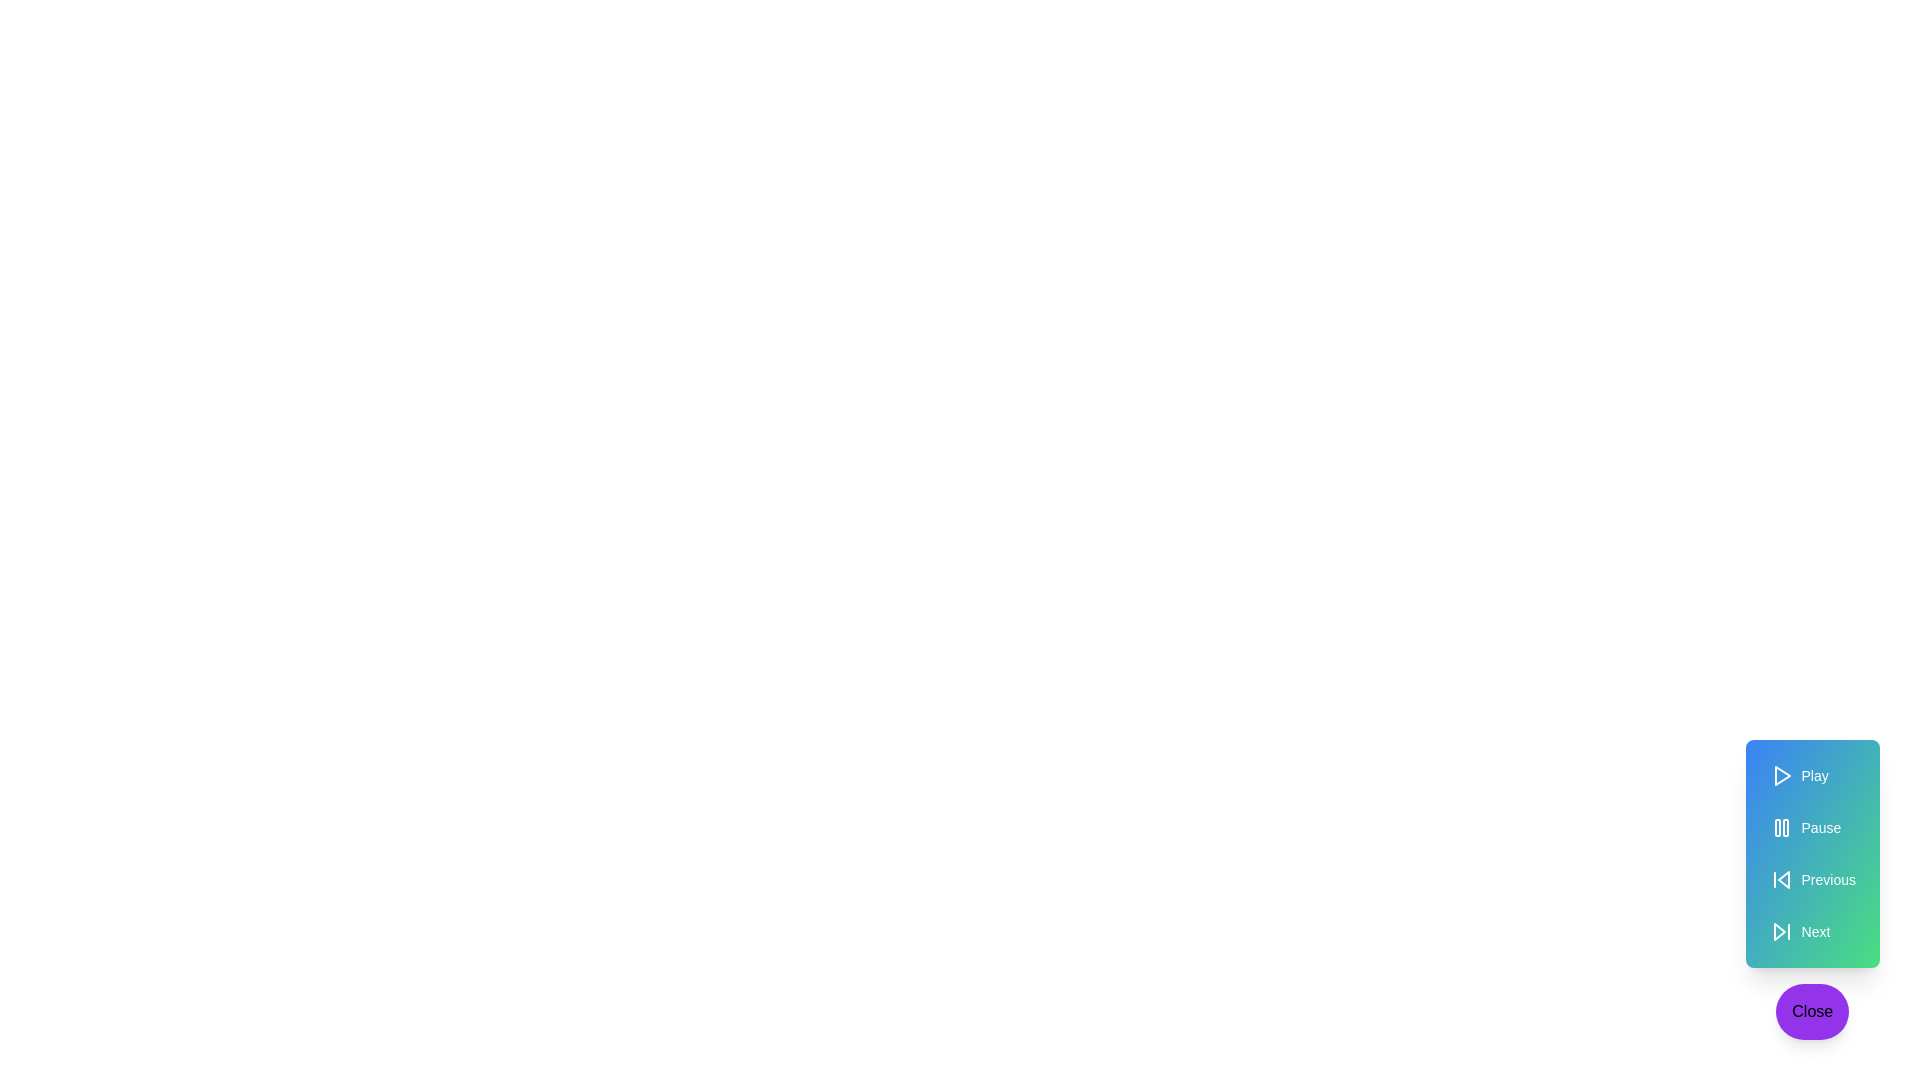 The height and width of the screenshot is (1080, 1920). I want to click on the 'Play' button, so click(1812, 774).